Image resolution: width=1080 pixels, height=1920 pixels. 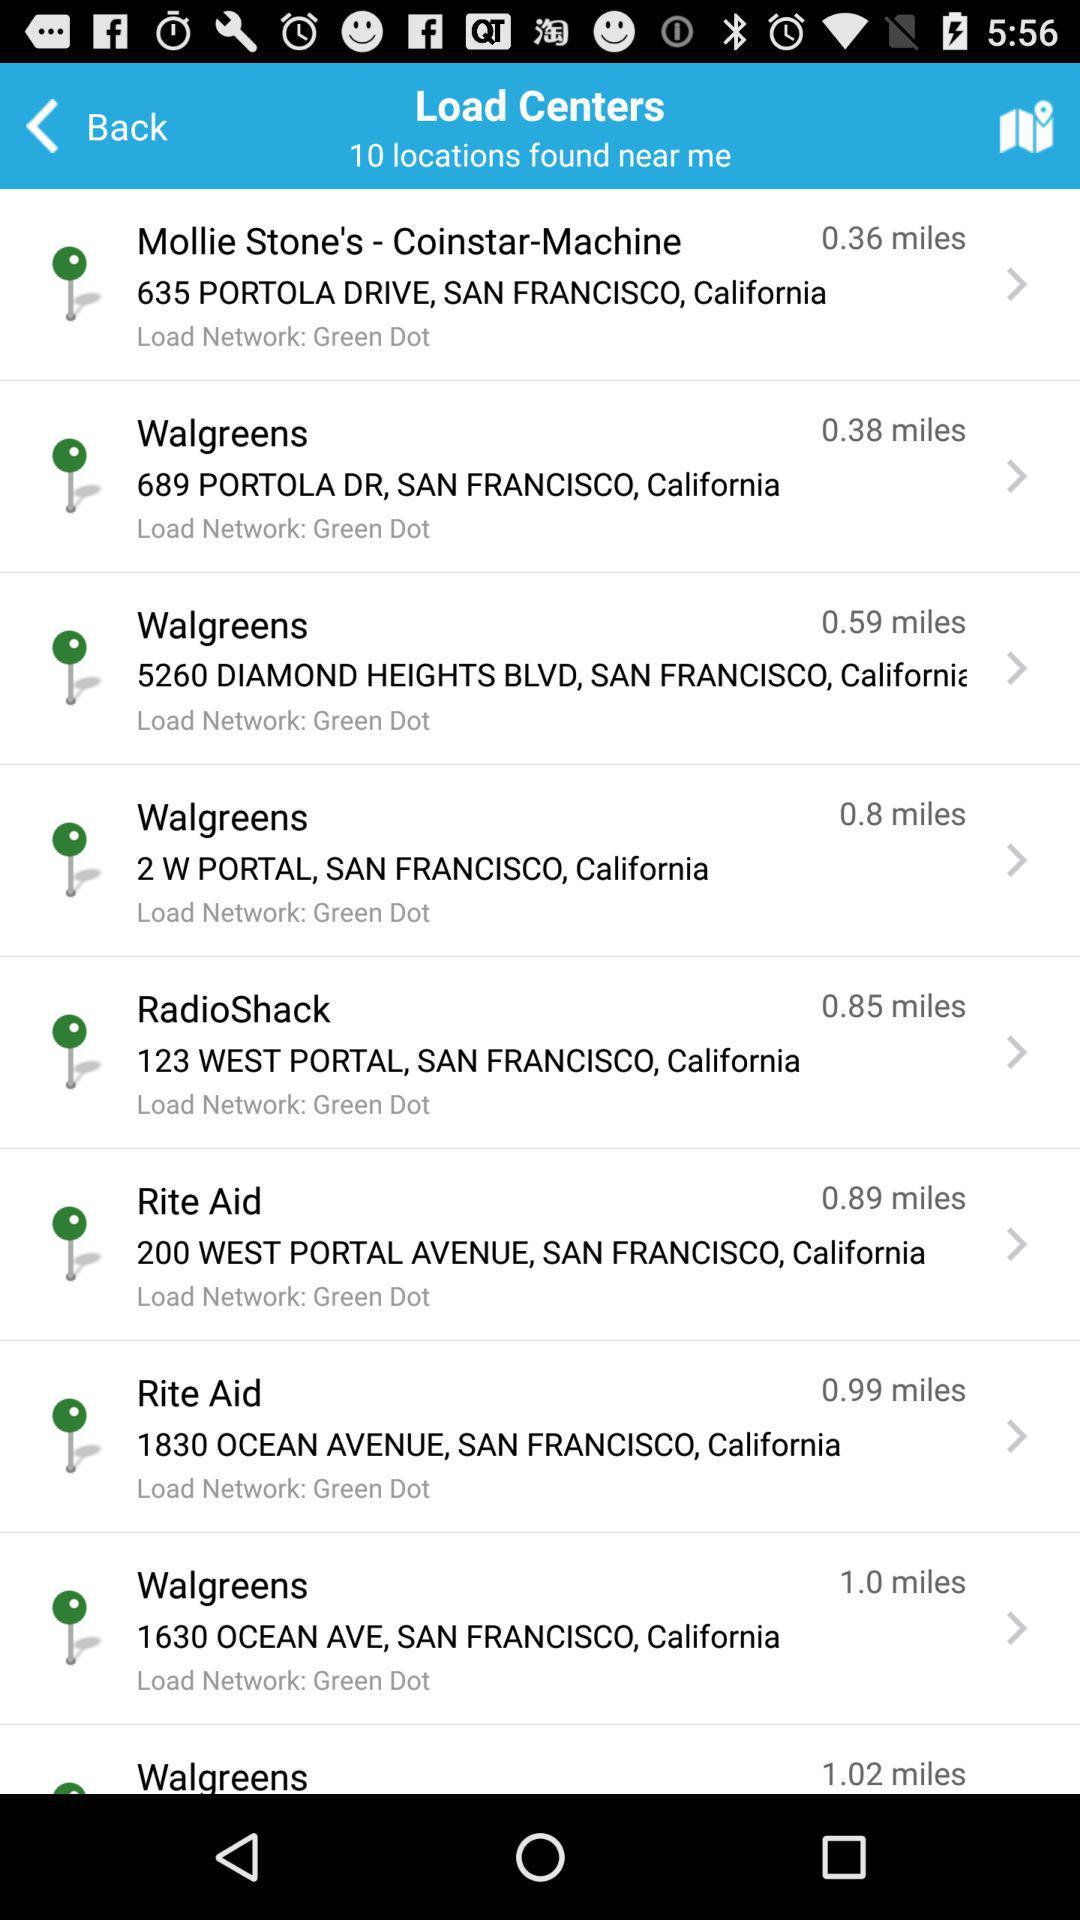 I want to click on the app to the right of the load centers, so click(x=1026, y=124).